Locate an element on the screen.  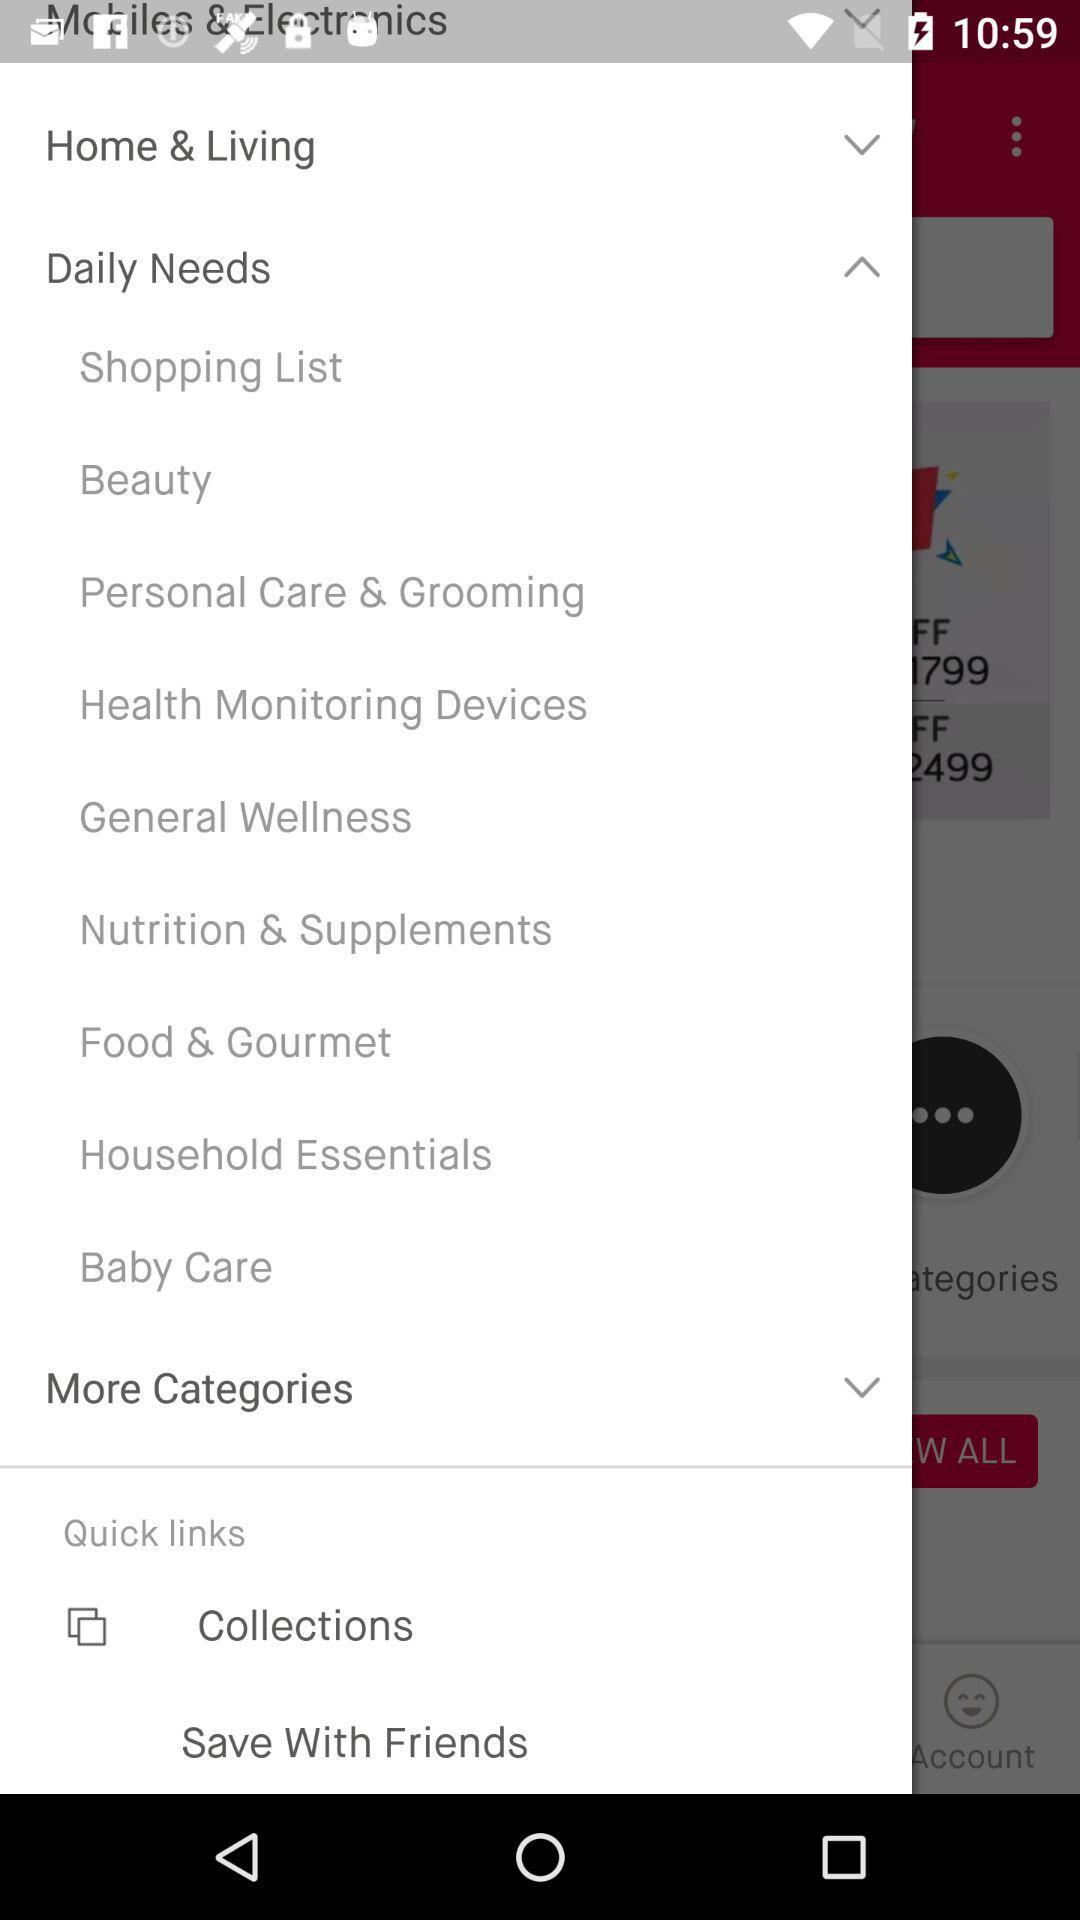
the button which is next to the household essentials is located at coordinates (942, 1115).